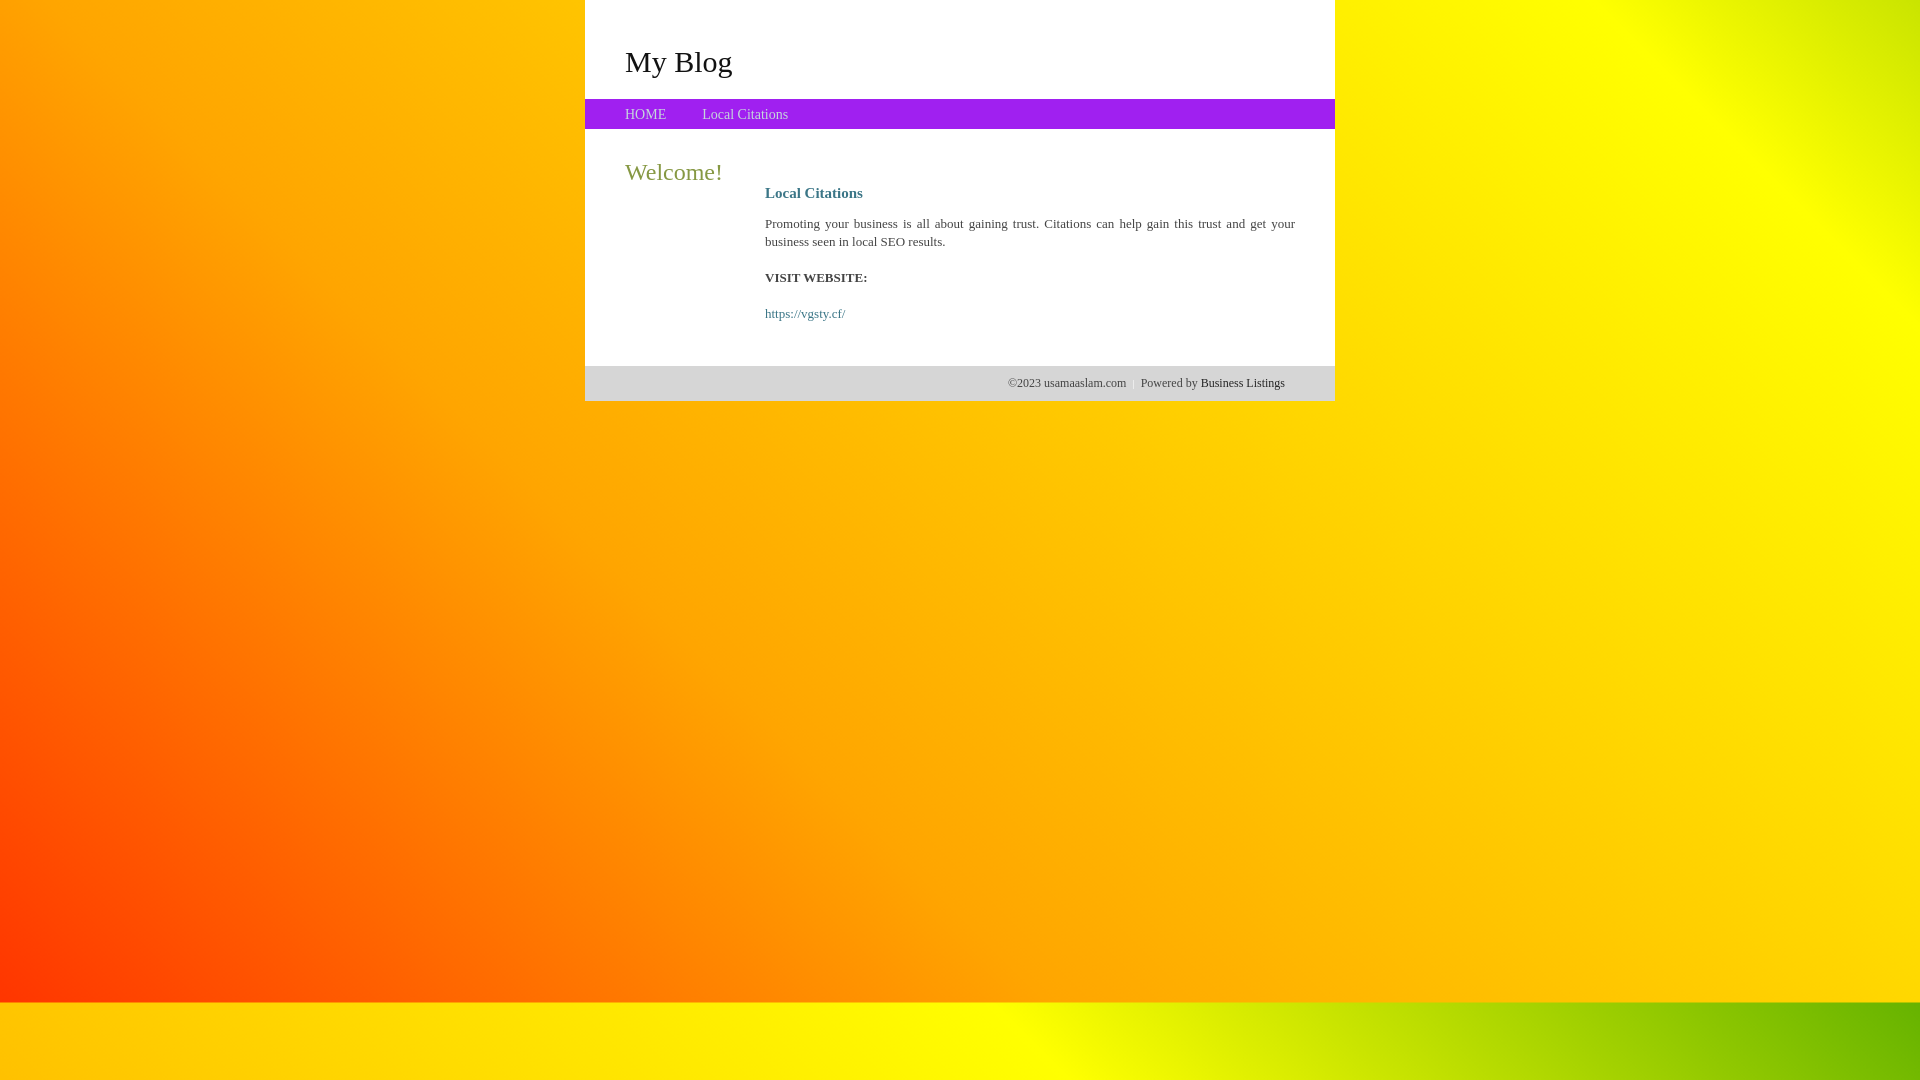  I want to click on 'My Blog', so click(678, 60).